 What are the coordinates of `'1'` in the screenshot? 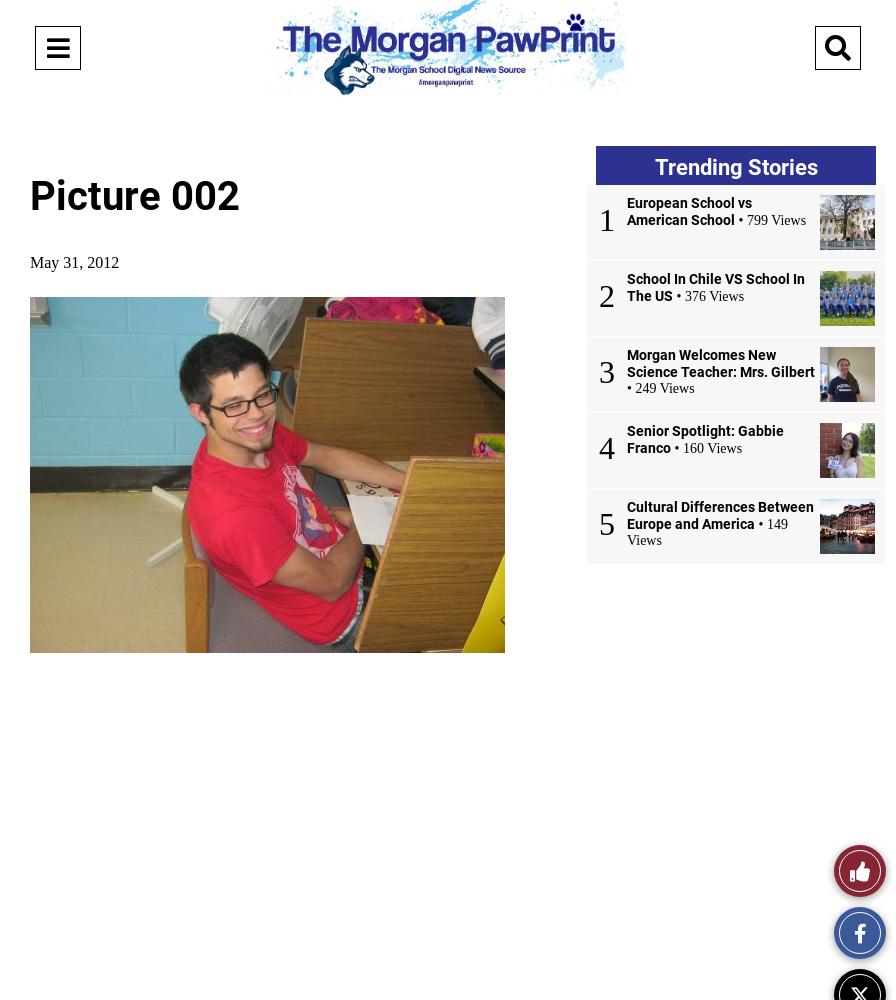 It's located at (607, 219).